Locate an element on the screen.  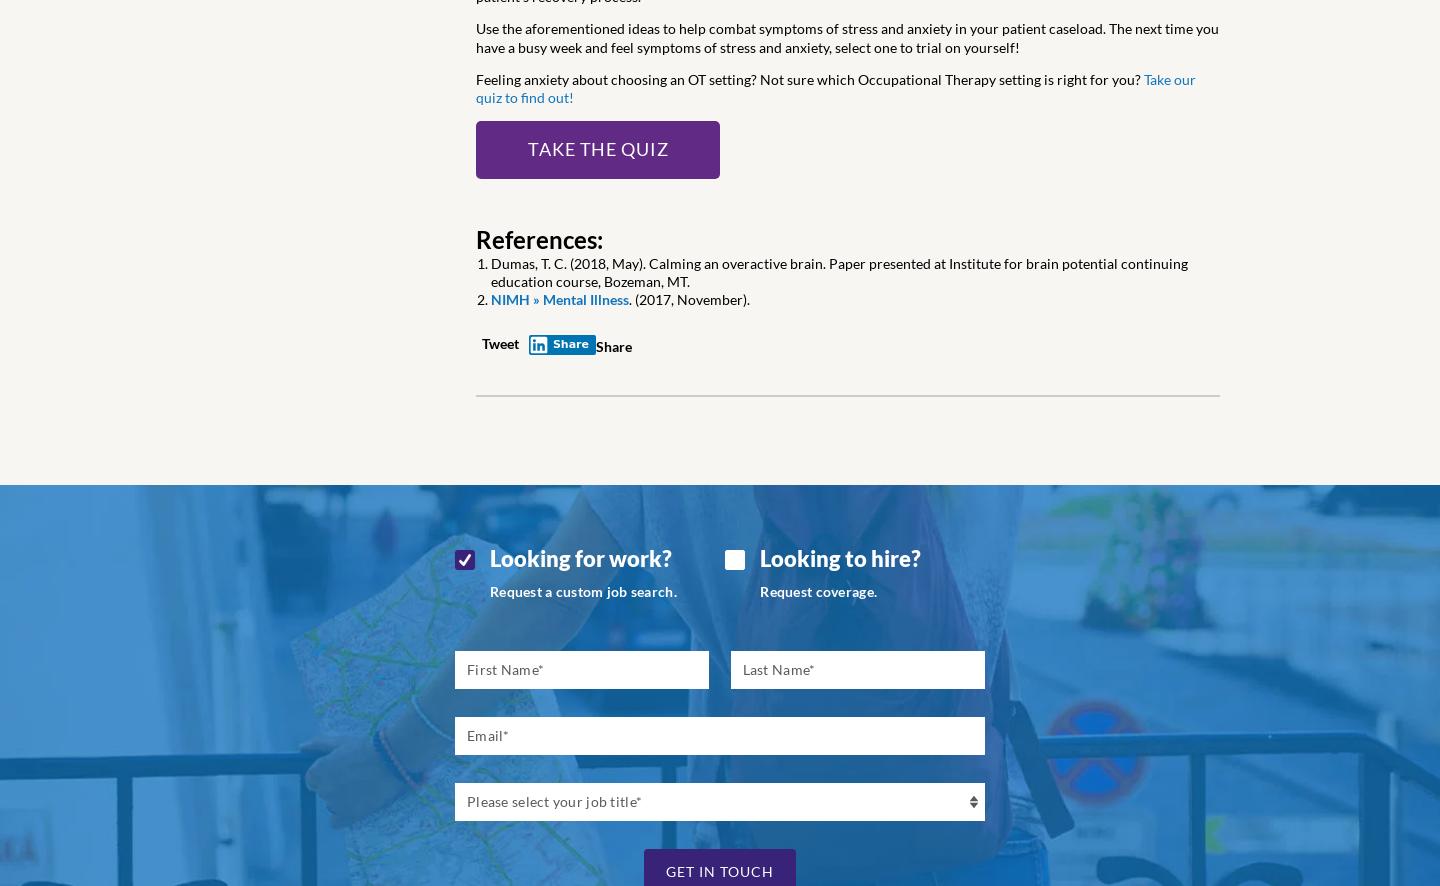
'Tweet' is located at coordinates (499, 342).